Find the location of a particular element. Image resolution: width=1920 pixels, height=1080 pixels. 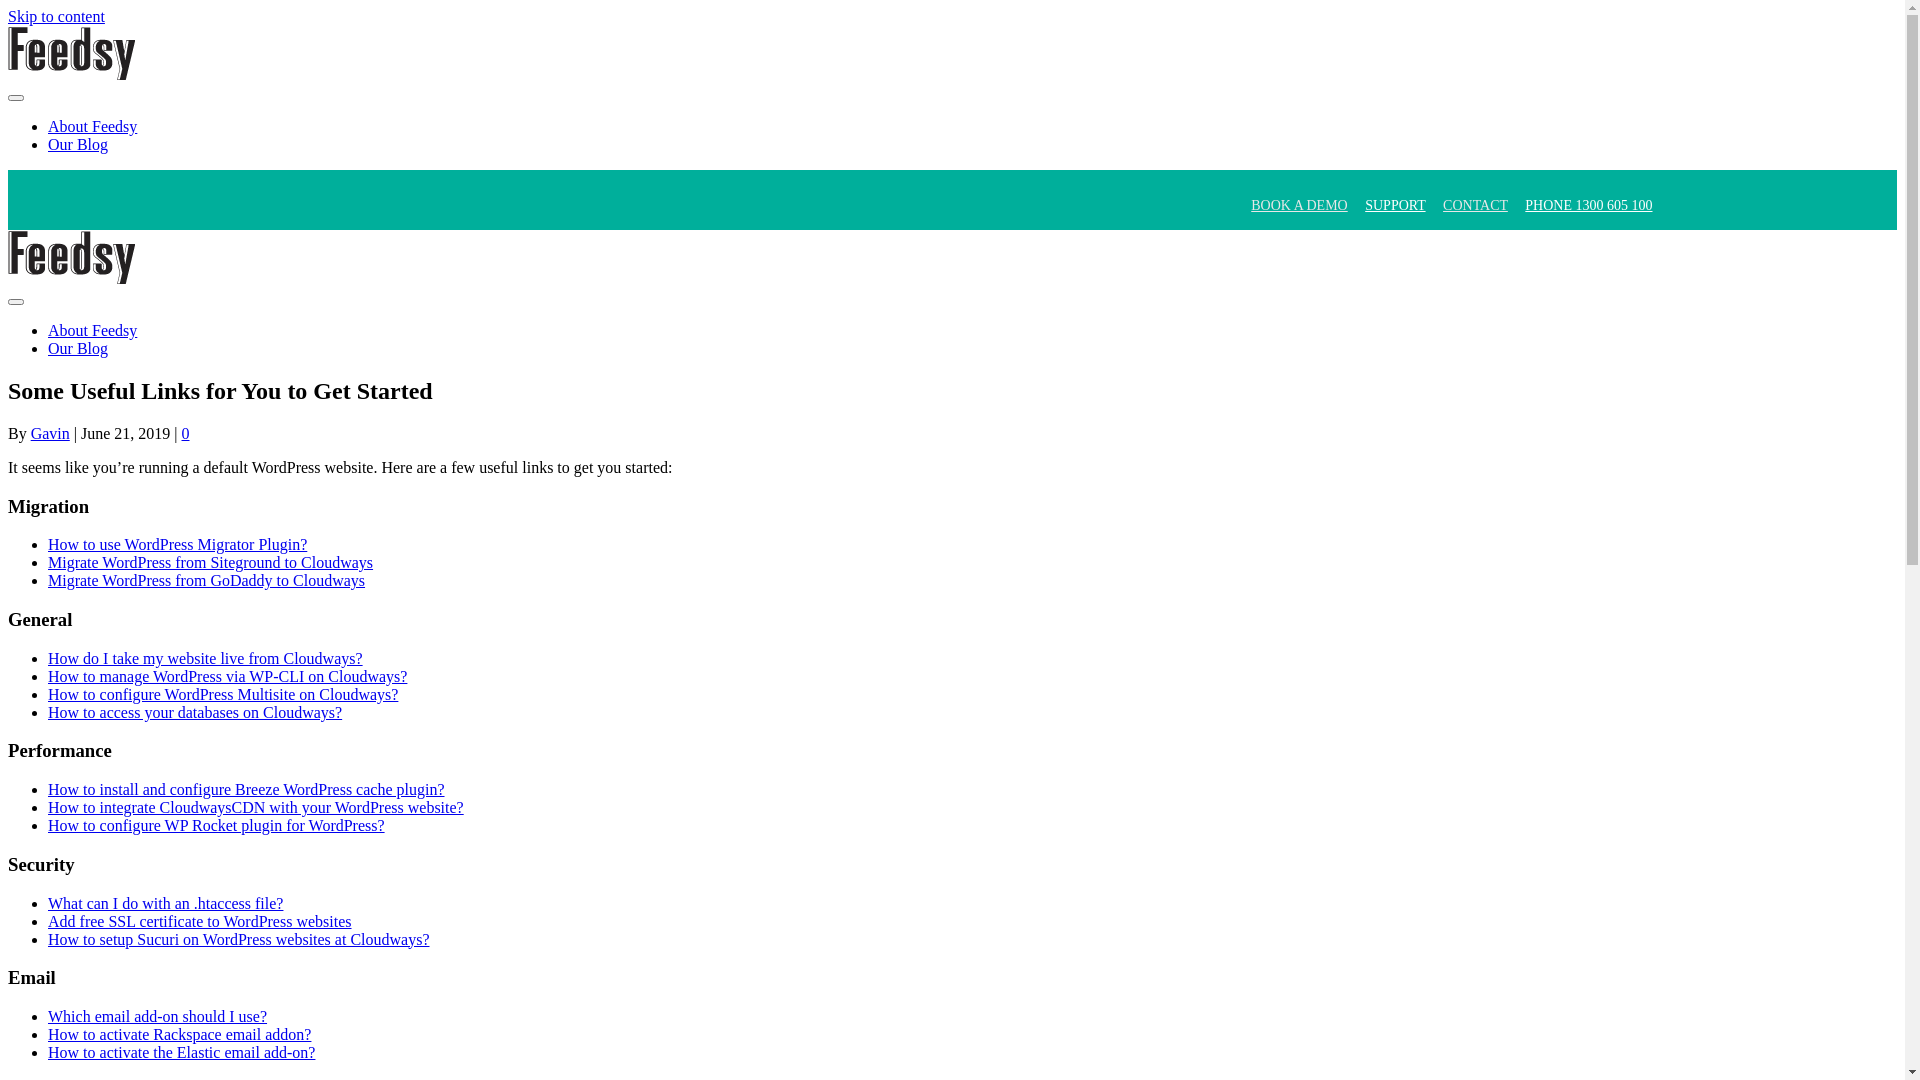

'BOOK A DEMO' is located at coordinates (1299, 205).